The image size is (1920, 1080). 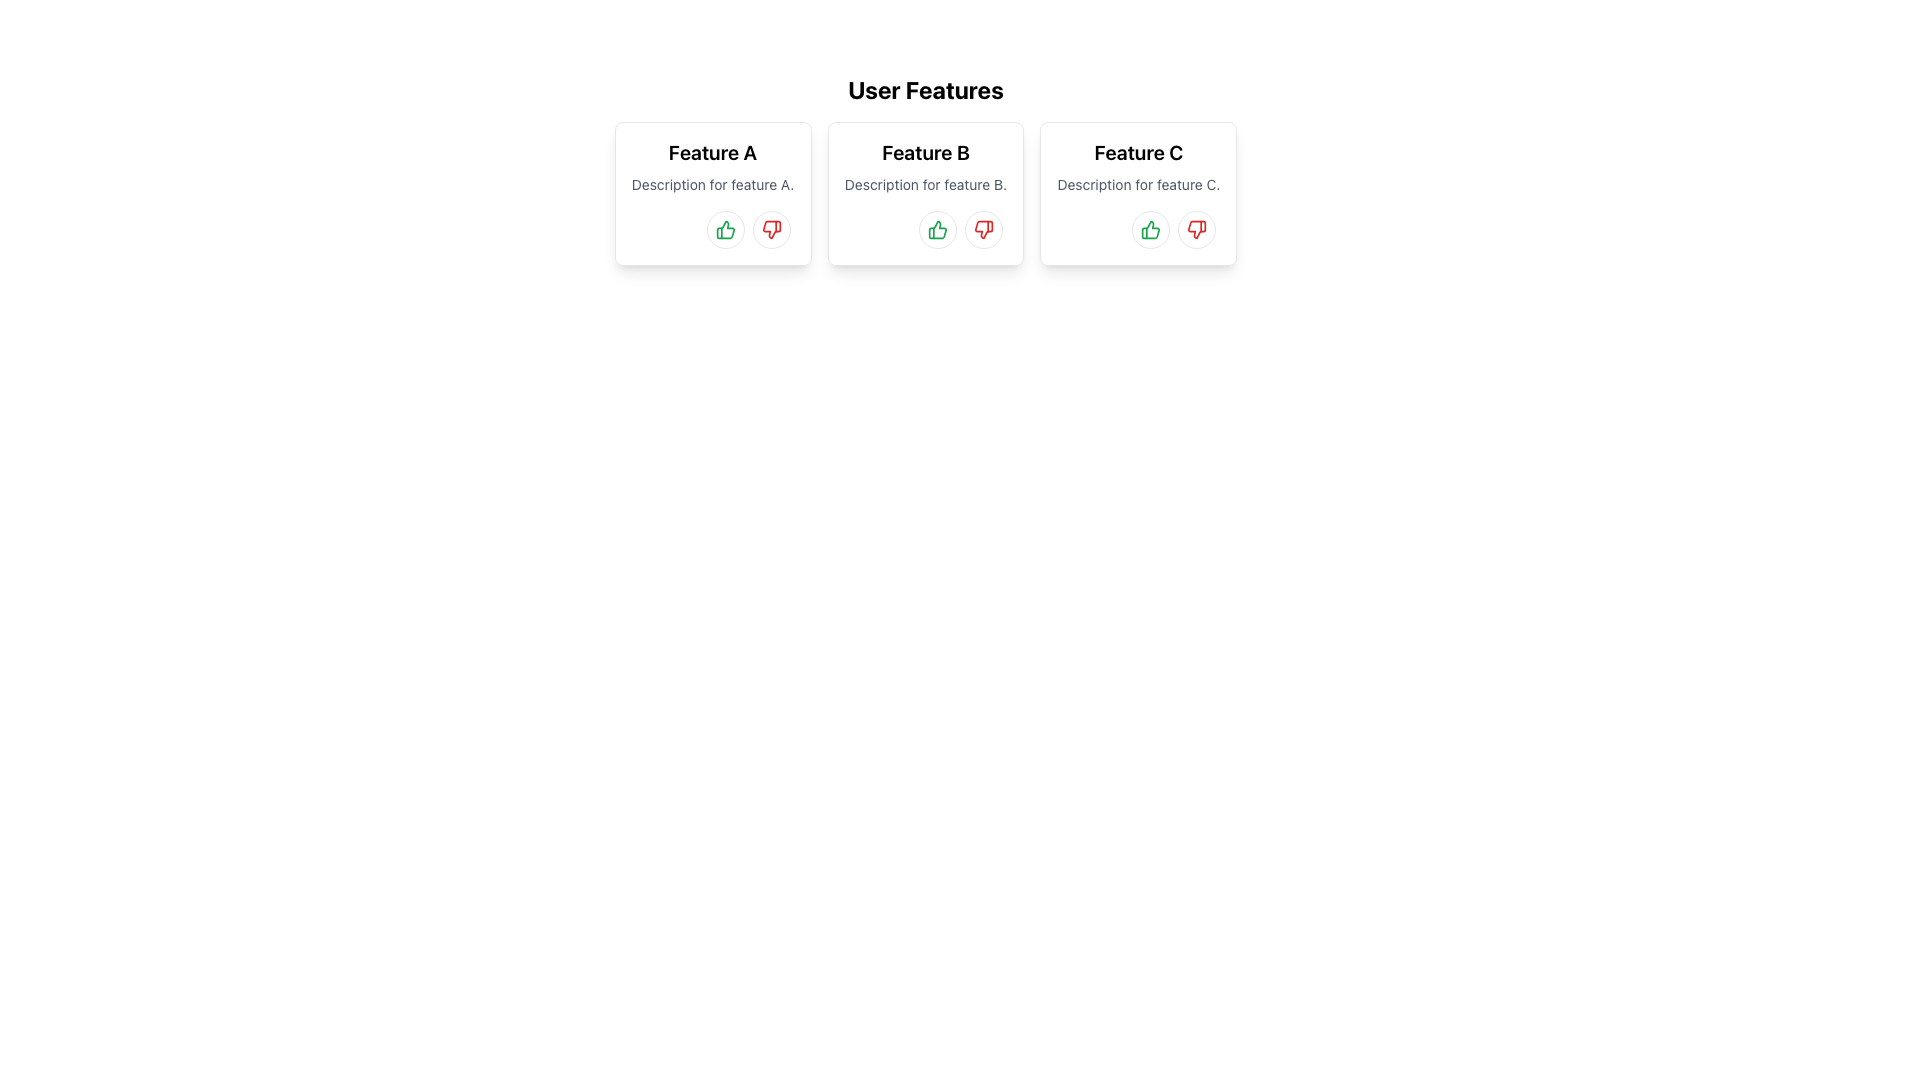 What do you see at coordinates (1197, 229) in the screenshot?
I see `the thumbs-down icon button associated with 'Feature C'` at bounding box center [1197, 229].